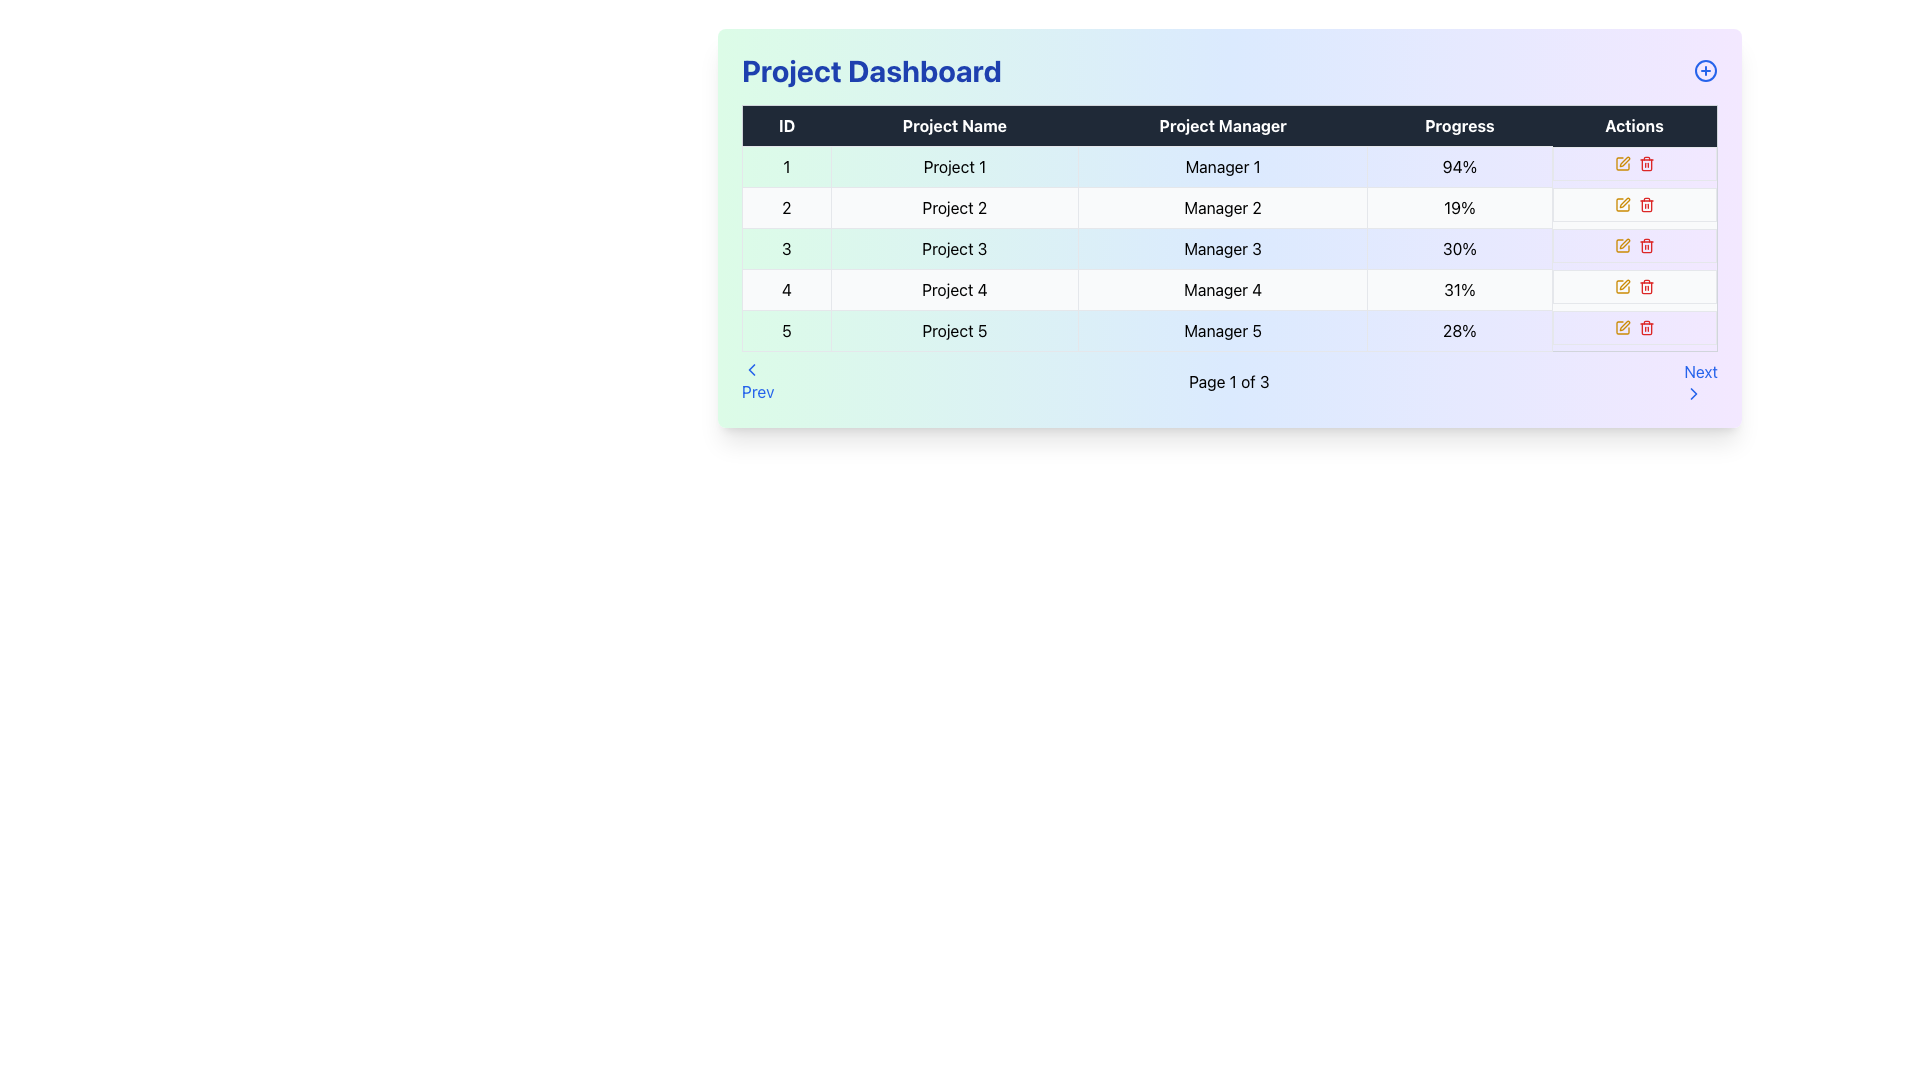 The image size is (1920, 1080). Describe the element at coordinates (1459, 126) in the screenshot. I see `the static text label displaying 'Progress' in bold, white font within the header row of the table layout` at that location.